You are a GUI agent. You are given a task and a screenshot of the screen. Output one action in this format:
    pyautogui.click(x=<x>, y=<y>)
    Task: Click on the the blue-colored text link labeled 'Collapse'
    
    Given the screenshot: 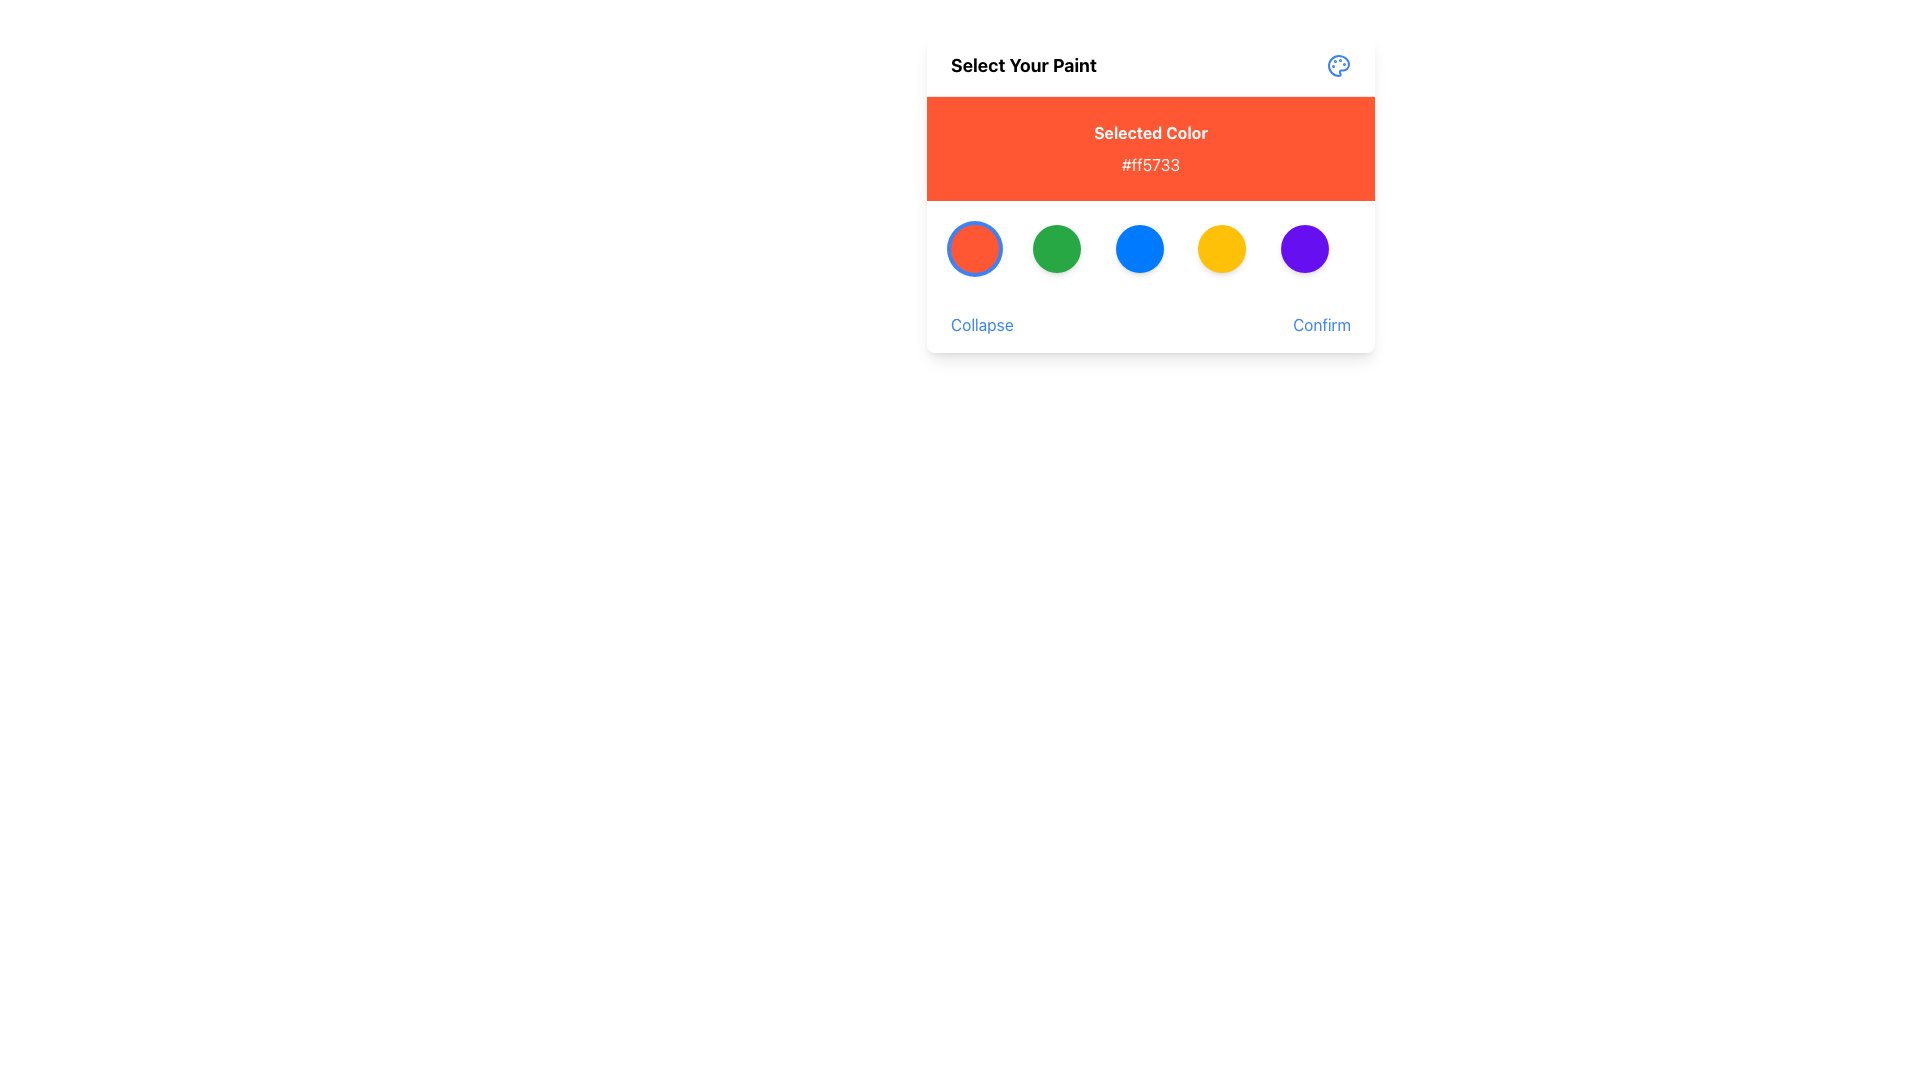 What is the action you would take?
    pyautogui.click(x=982, y=323)
    